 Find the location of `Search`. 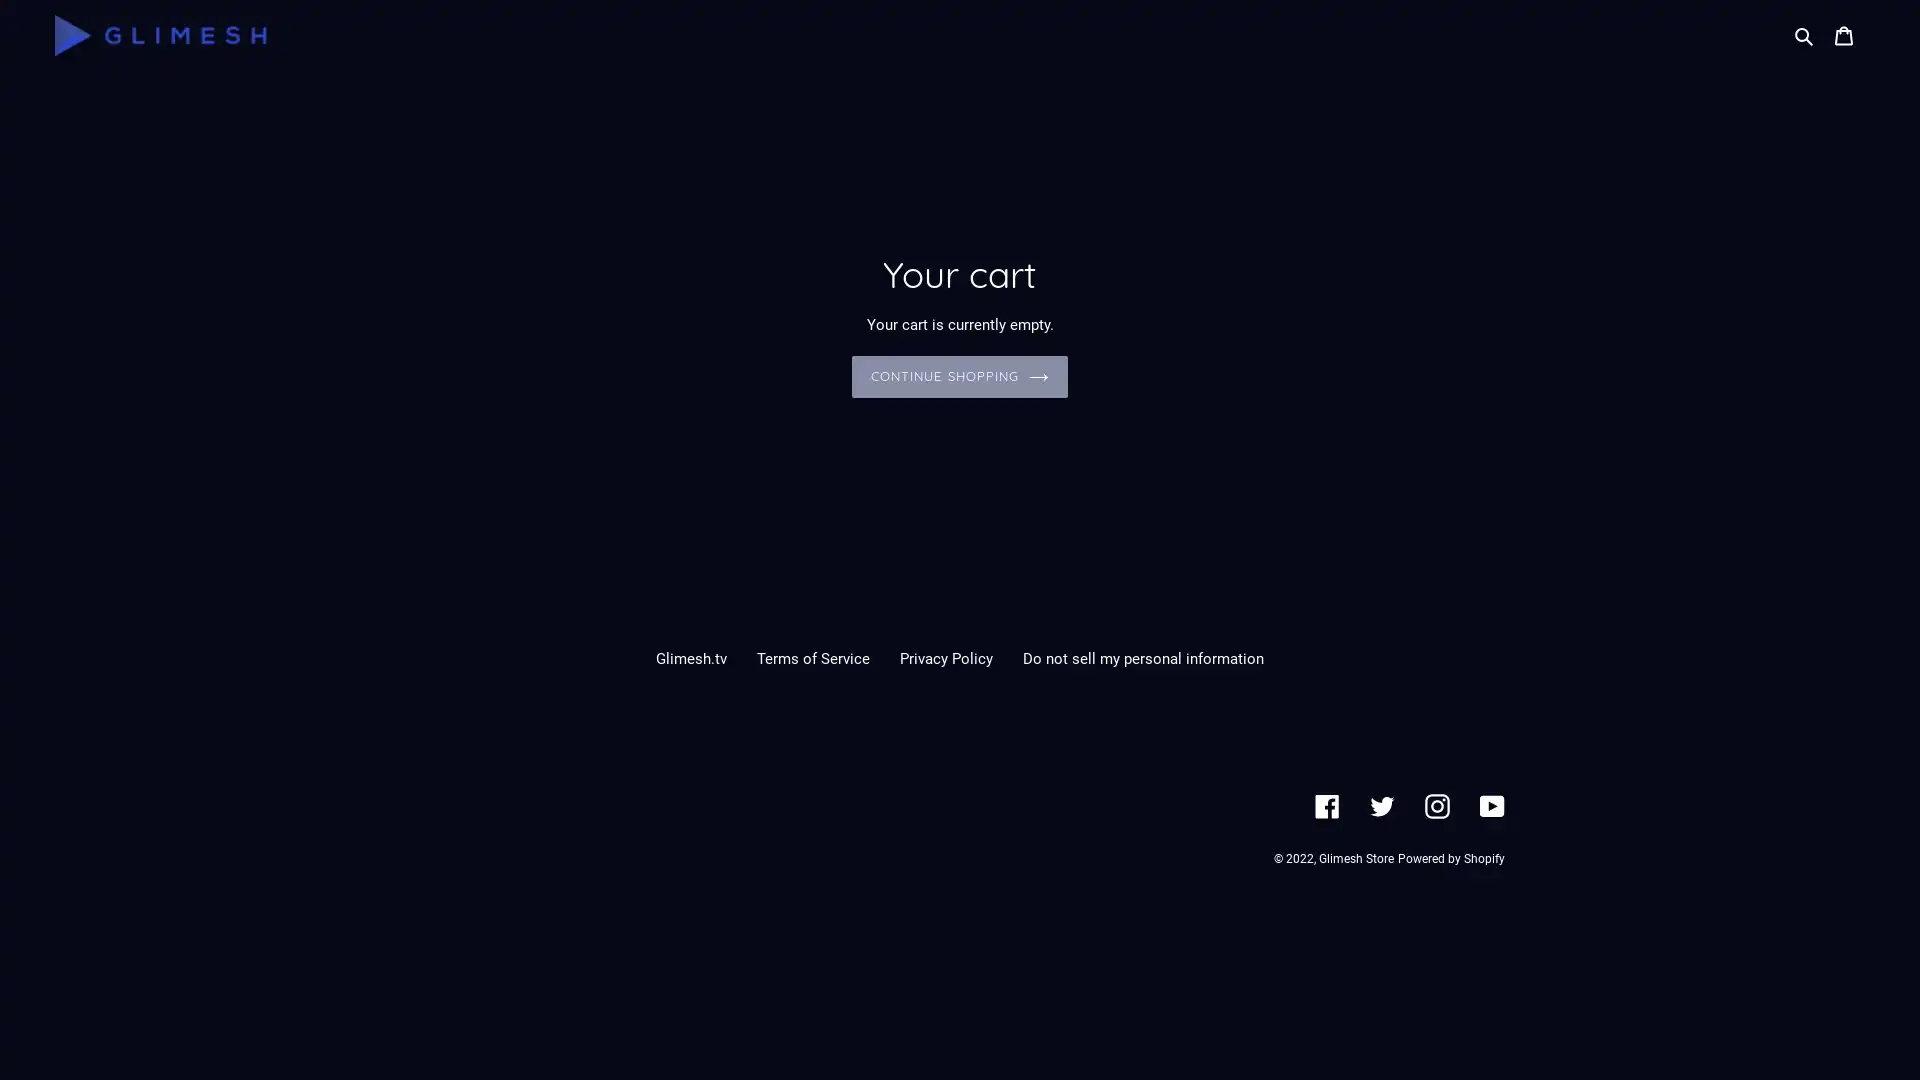

Search is located at coordinates (1805, 34).